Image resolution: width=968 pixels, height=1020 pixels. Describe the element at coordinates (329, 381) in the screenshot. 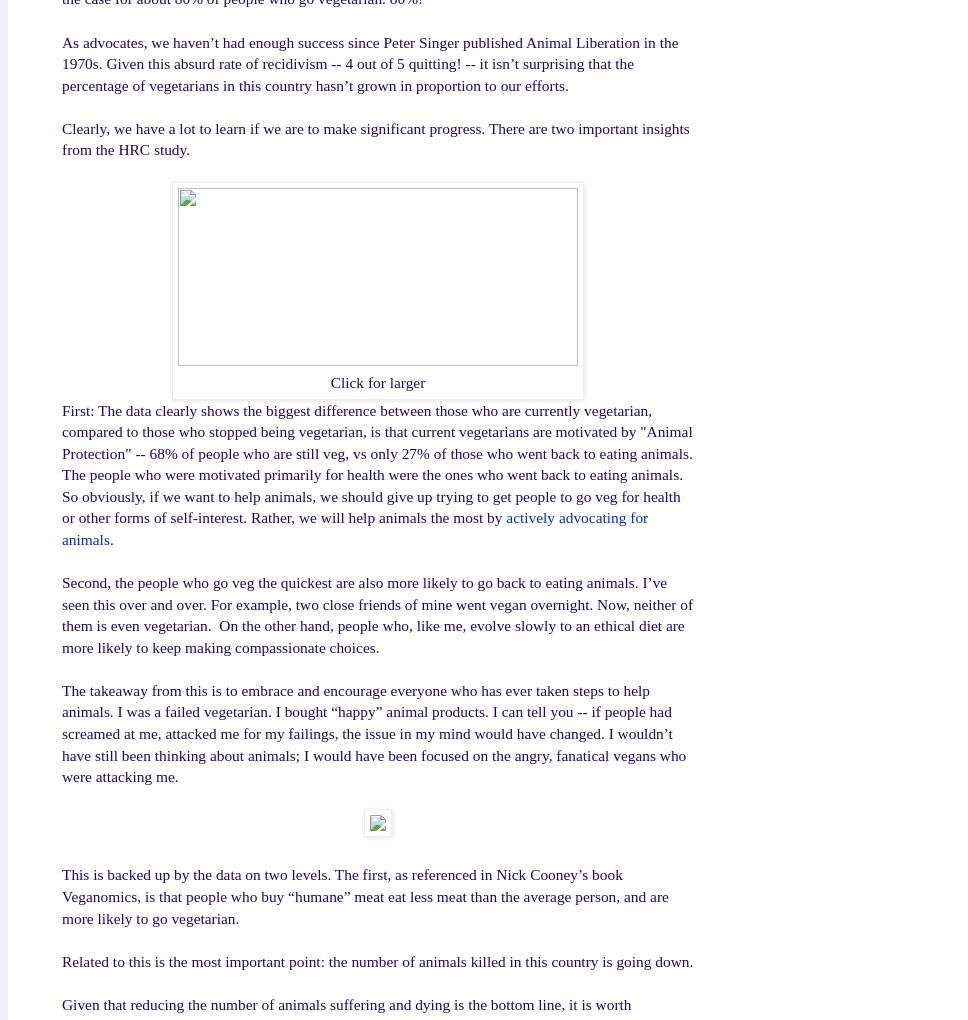

I see `'Click for larger'` at that location.